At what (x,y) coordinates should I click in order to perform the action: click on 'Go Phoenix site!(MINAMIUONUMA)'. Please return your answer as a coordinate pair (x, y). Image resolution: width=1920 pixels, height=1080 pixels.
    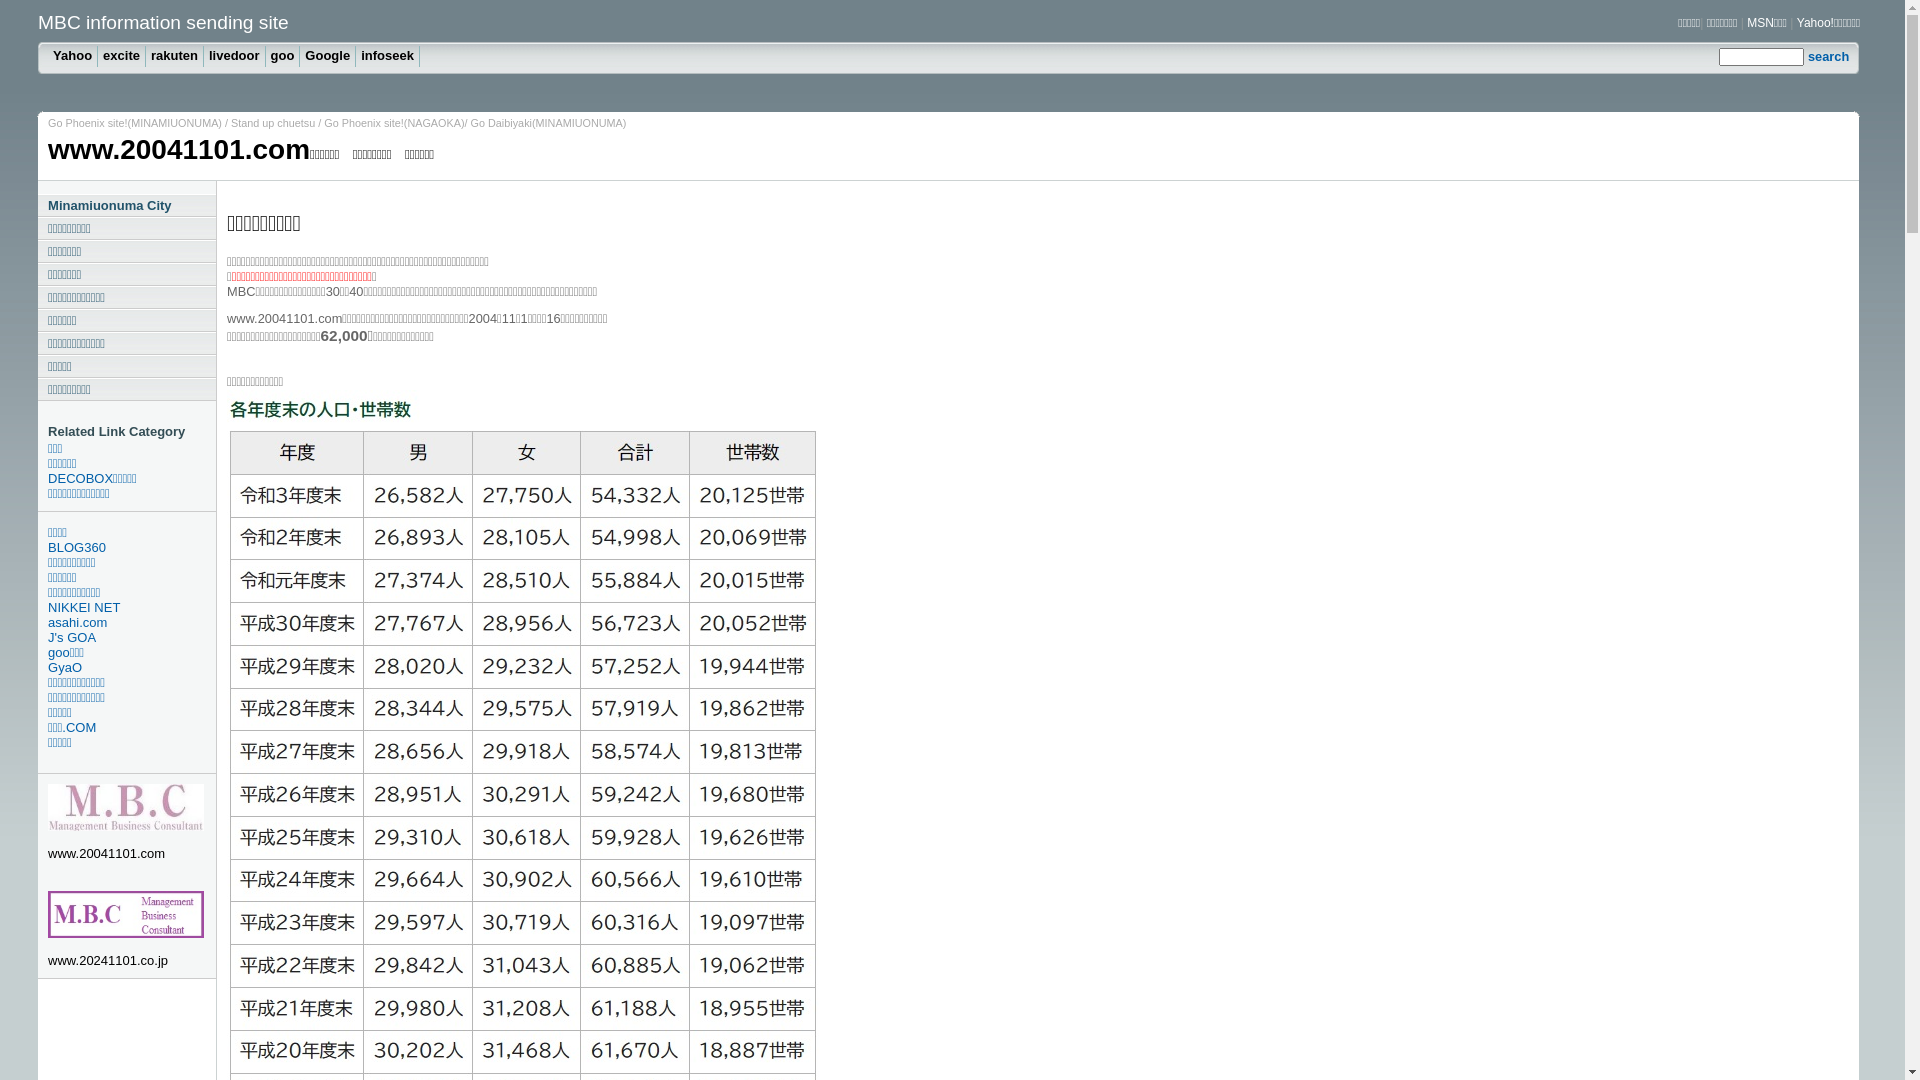
    Looking at the image, I should click on (133, 123).